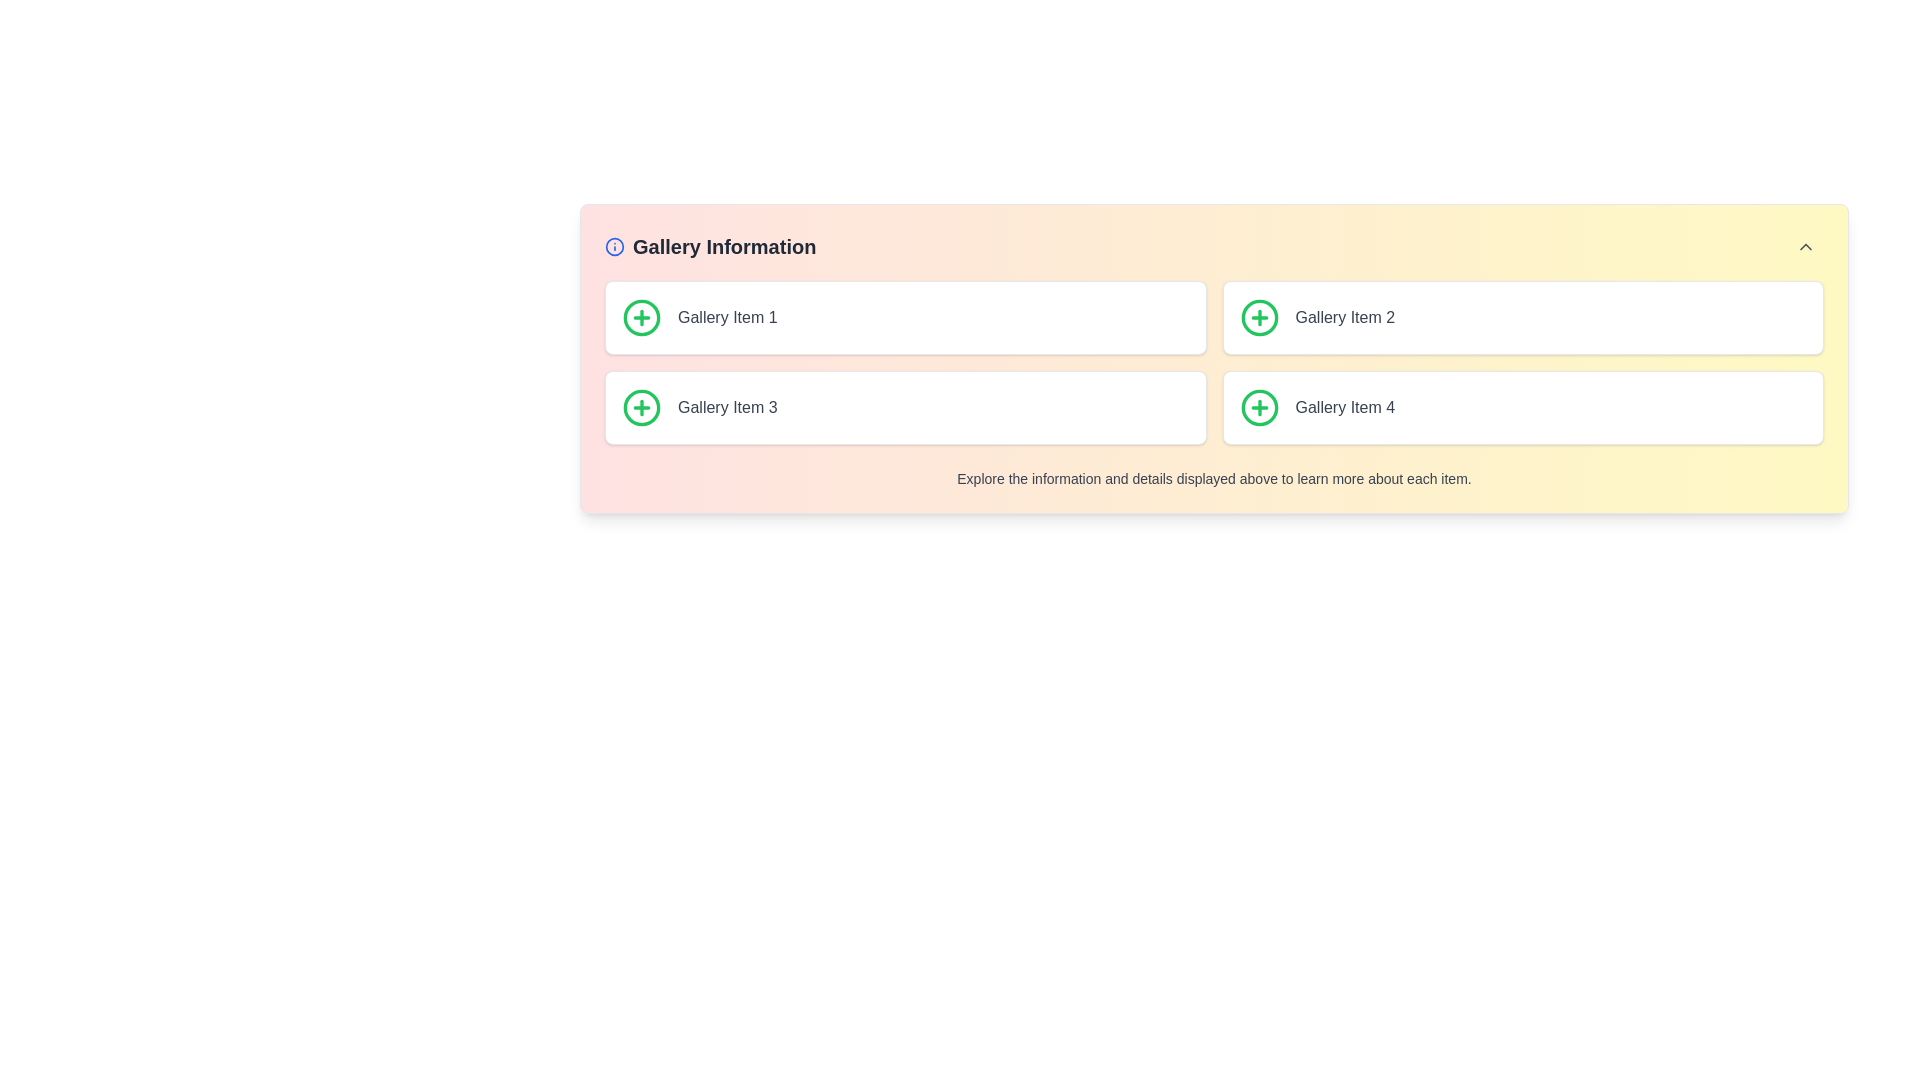 The height and width of the screenshot is (1080, 1920). Describe the element at coordinates (1258, 316) in the screenshot. I see `the circular button with a plus symbol, located to the left of 'Gallery Item 2'` at that location.